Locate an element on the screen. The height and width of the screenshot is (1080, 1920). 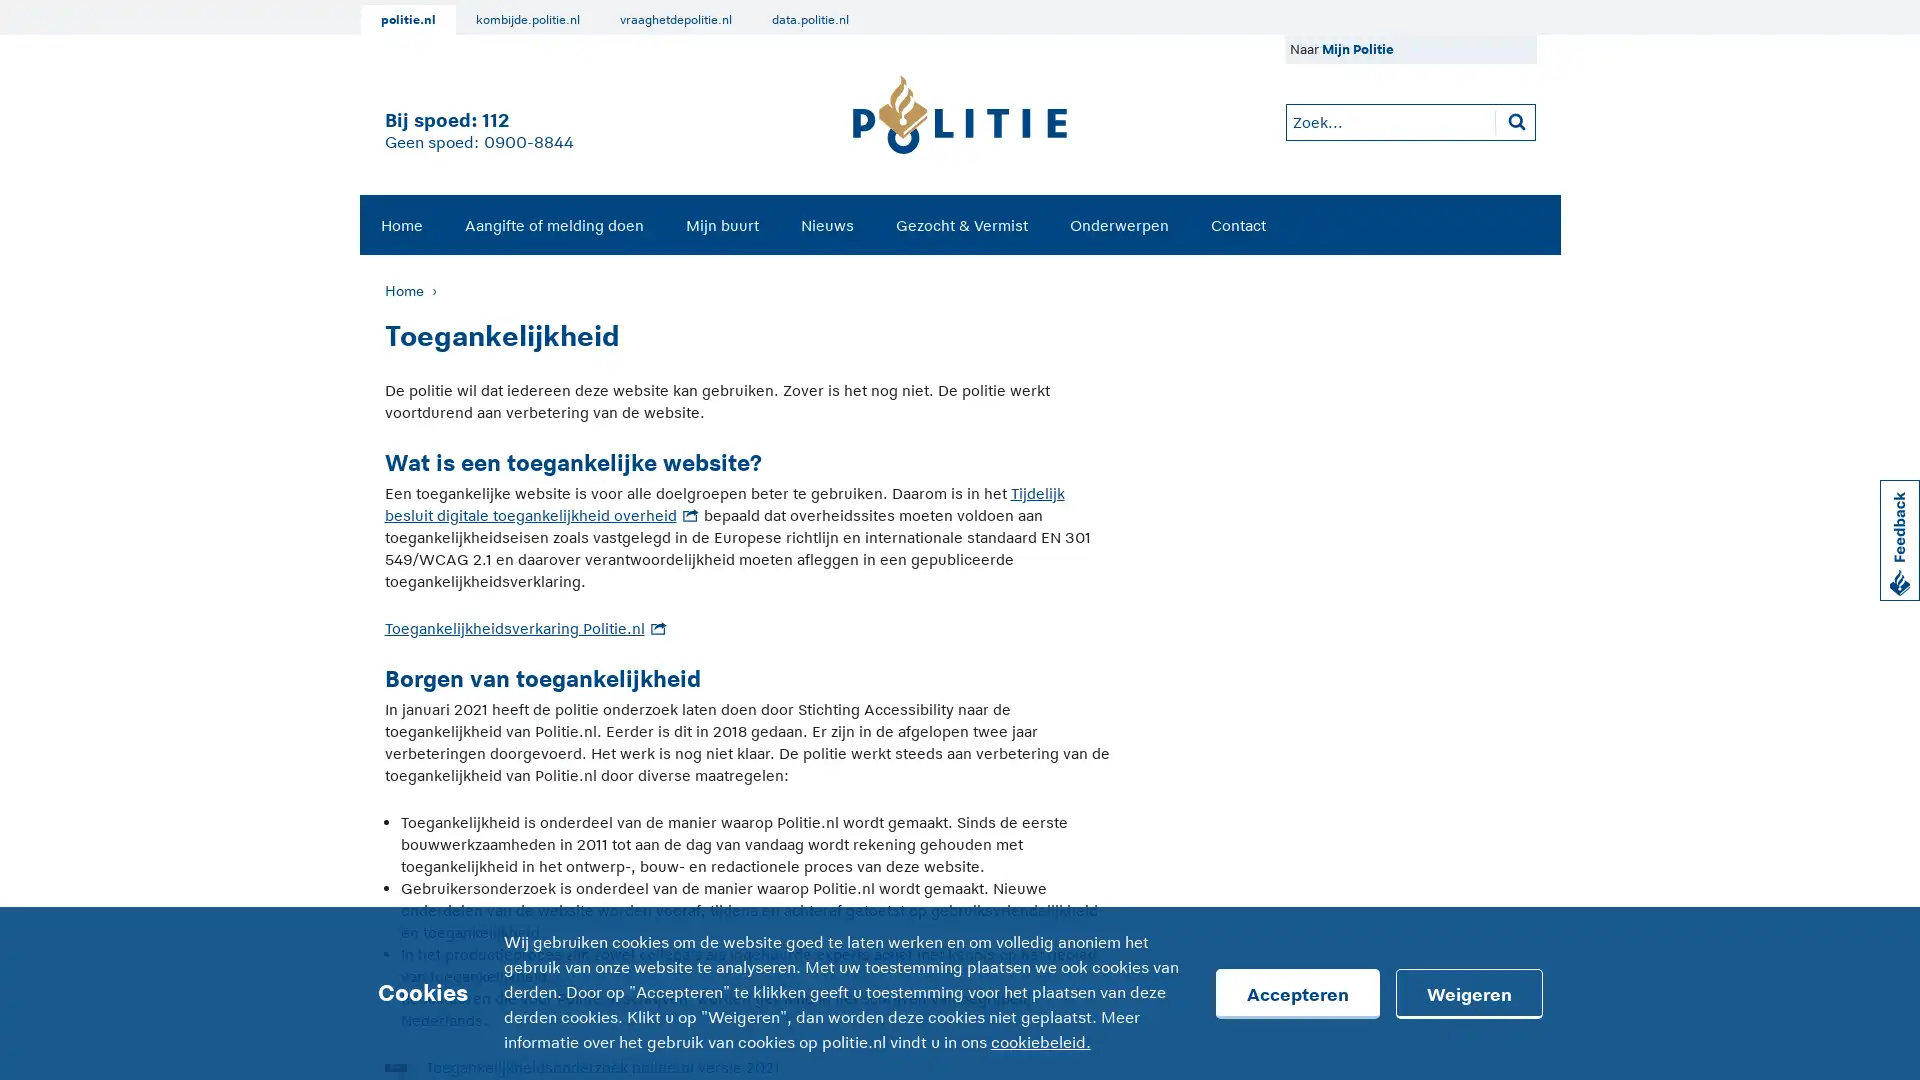
Weigeren is located at coordinates (1468, 992).